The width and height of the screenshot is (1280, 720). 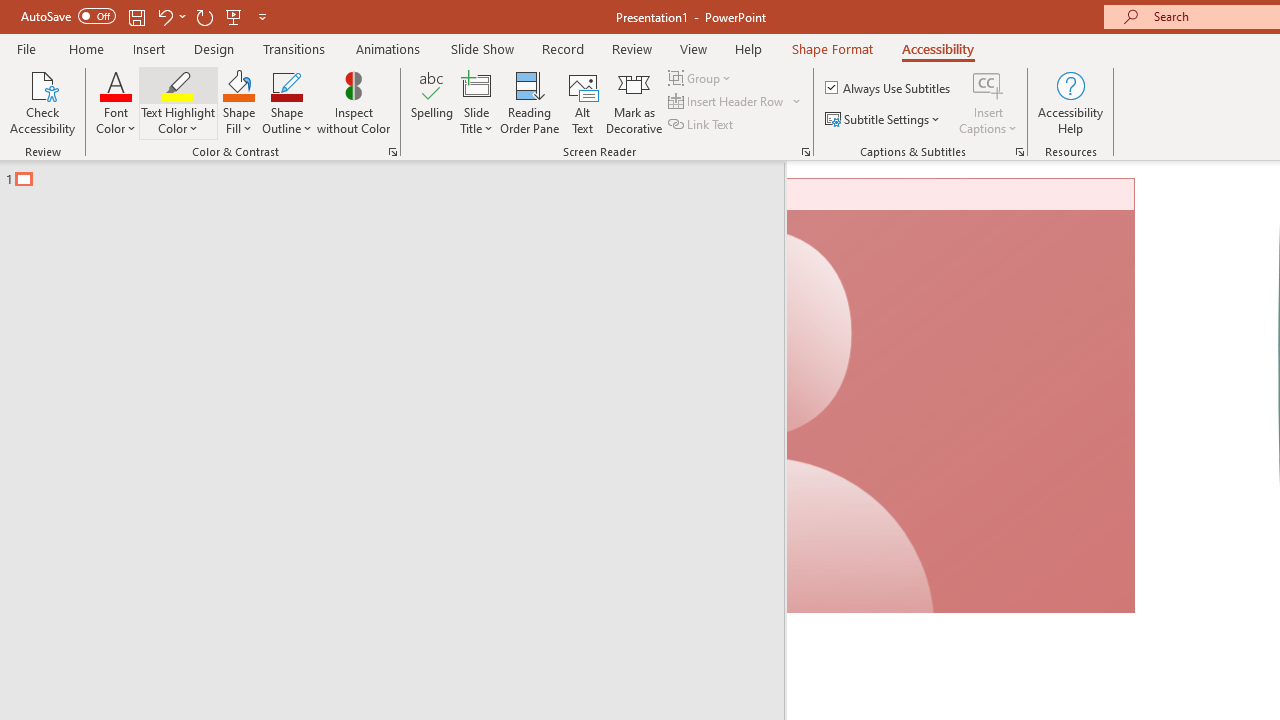 I want to click on 'Subtitle Settings', so click(x=883, y=119).